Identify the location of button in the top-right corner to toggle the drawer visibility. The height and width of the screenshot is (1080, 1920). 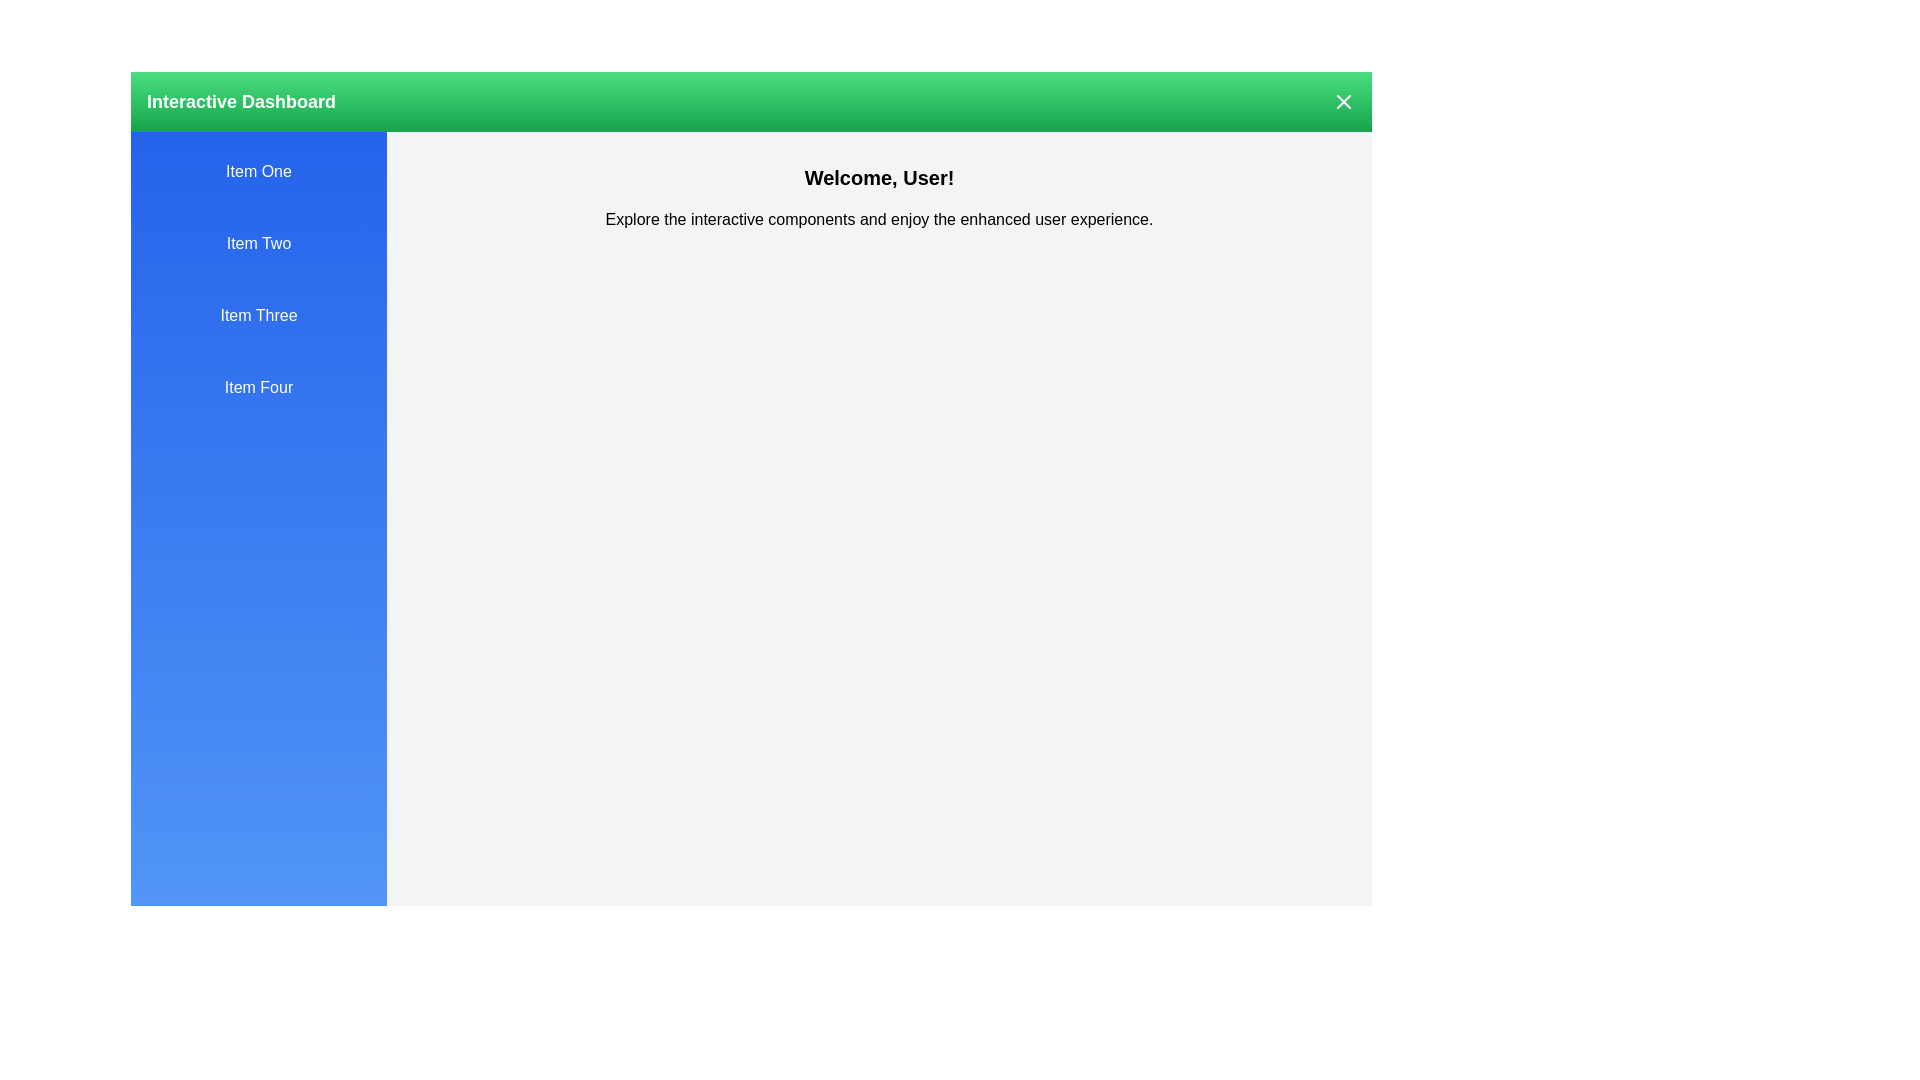
(1344, 101).